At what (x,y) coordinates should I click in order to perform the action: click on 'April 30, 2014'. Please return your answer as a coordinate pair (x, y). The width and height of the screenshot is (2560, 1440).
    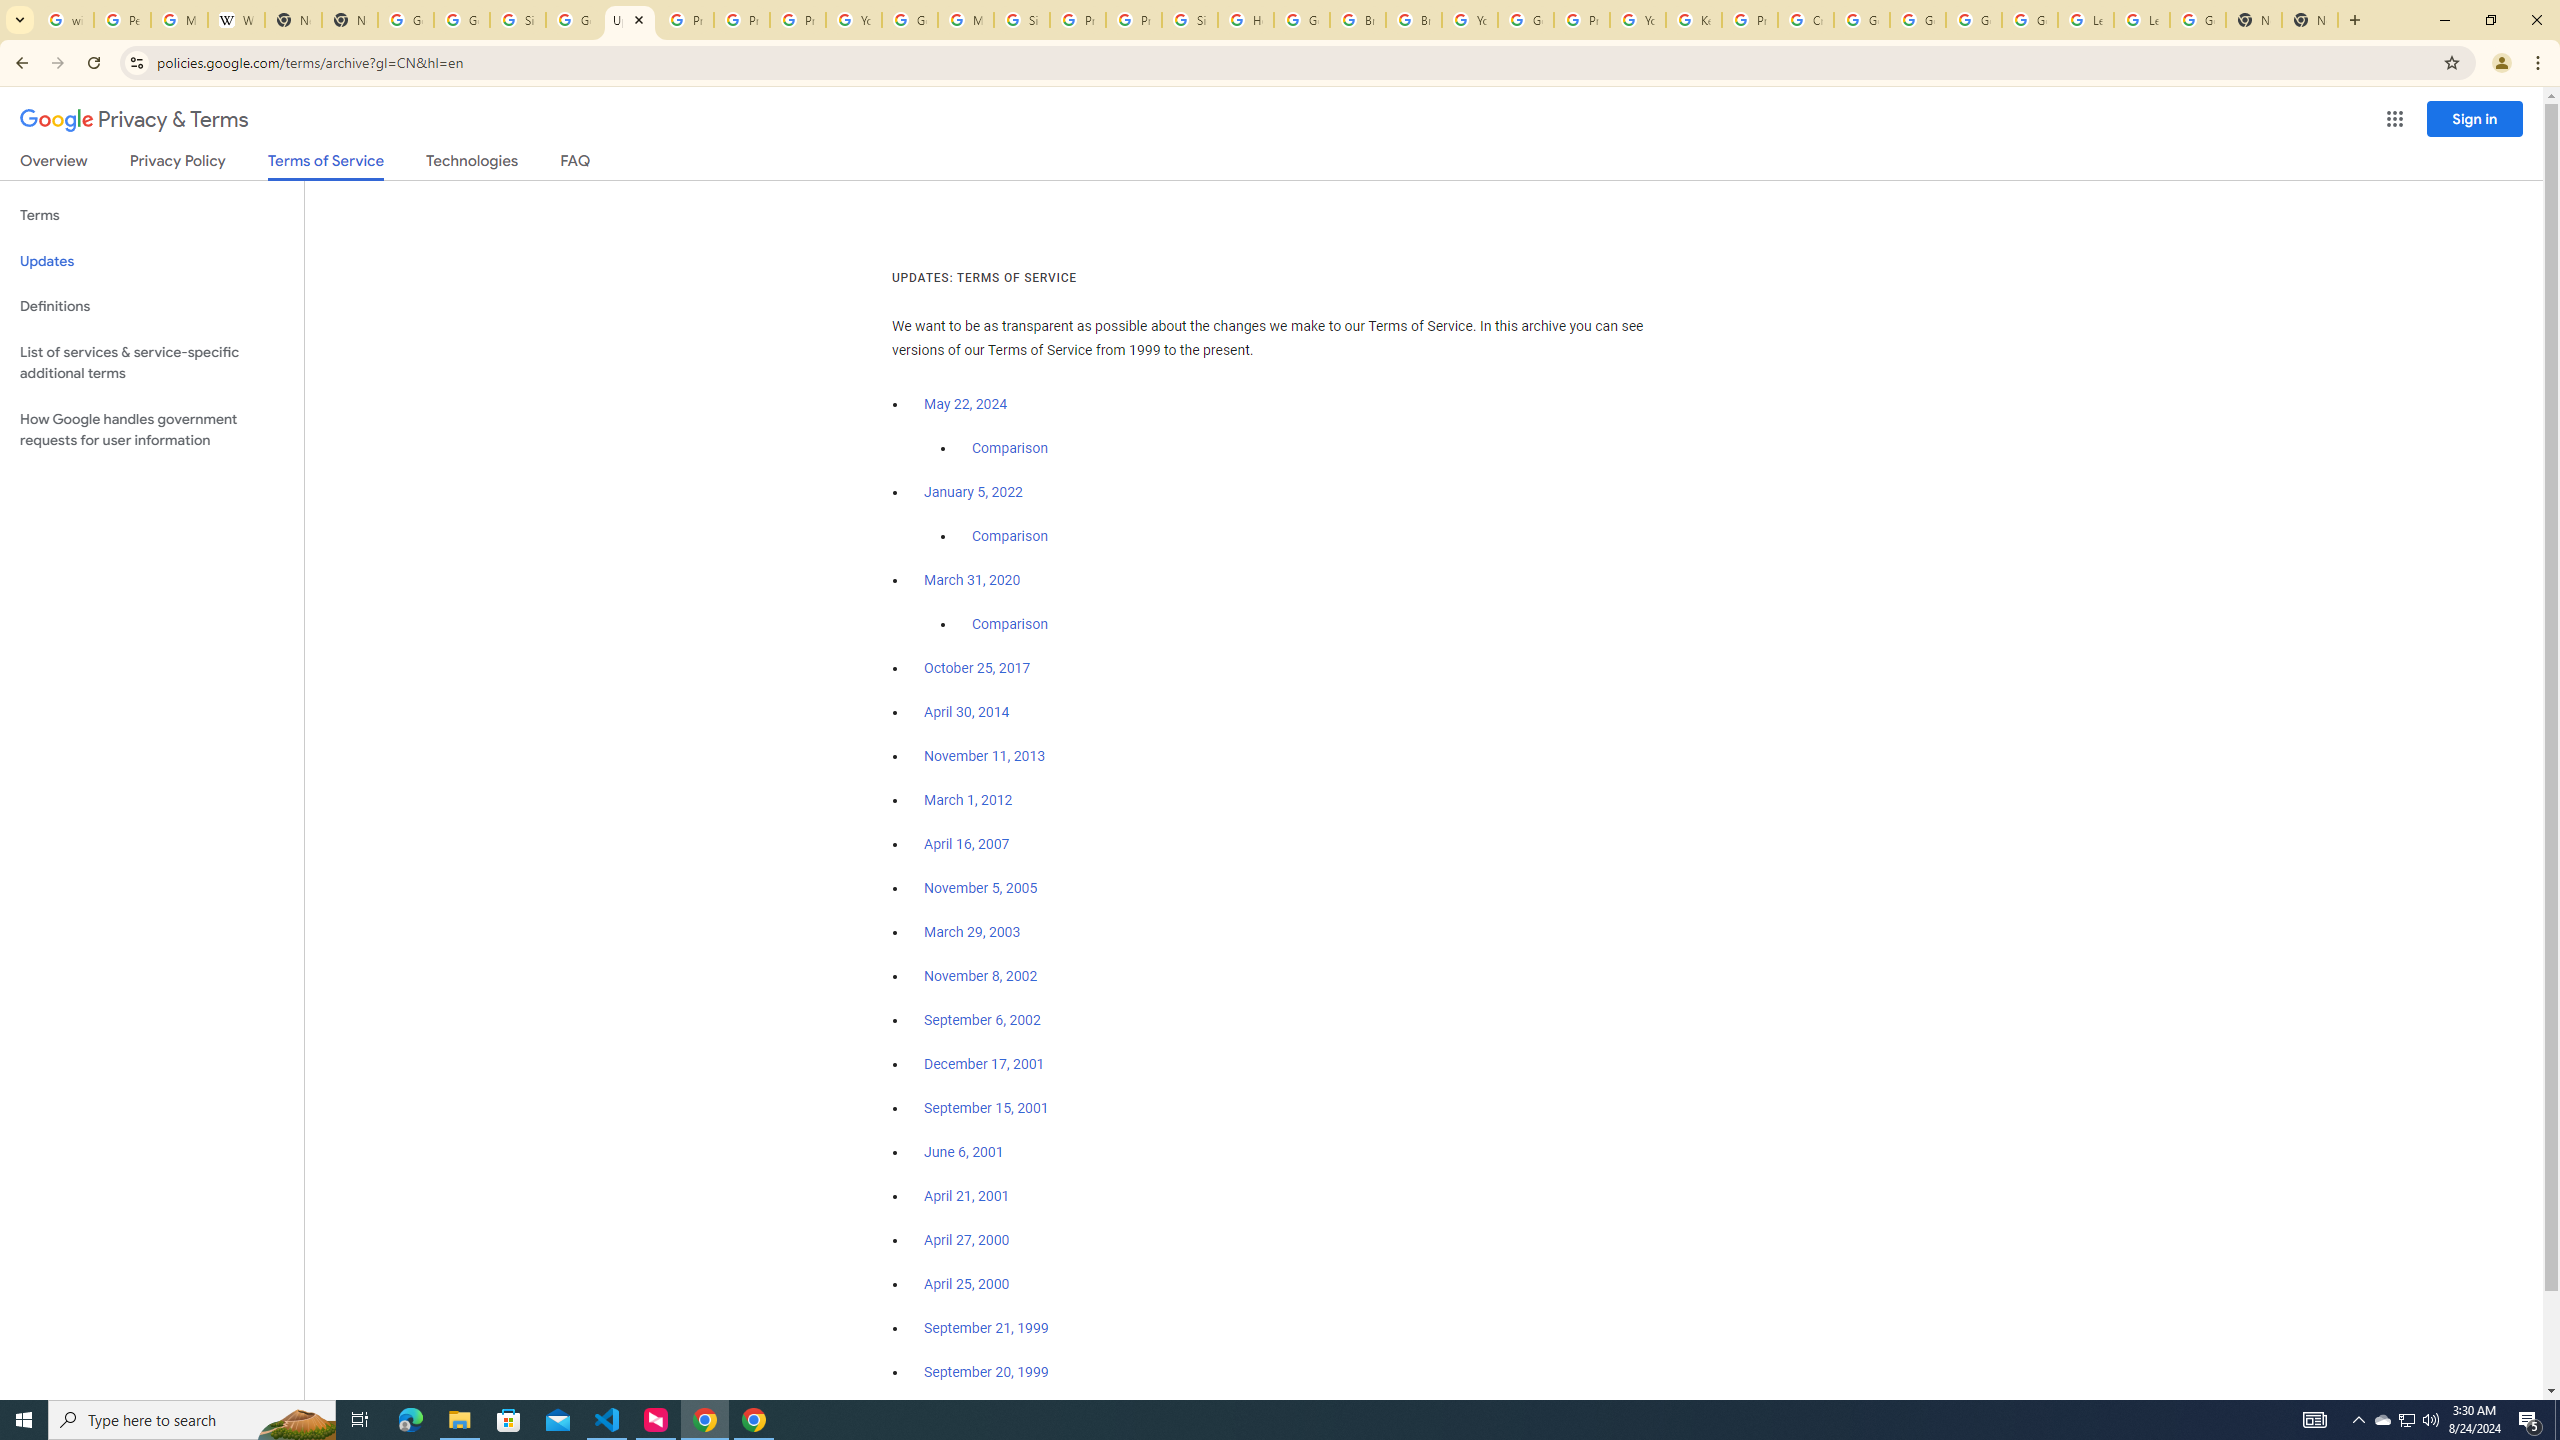
    Looking at the image, I should click on (966, 712).